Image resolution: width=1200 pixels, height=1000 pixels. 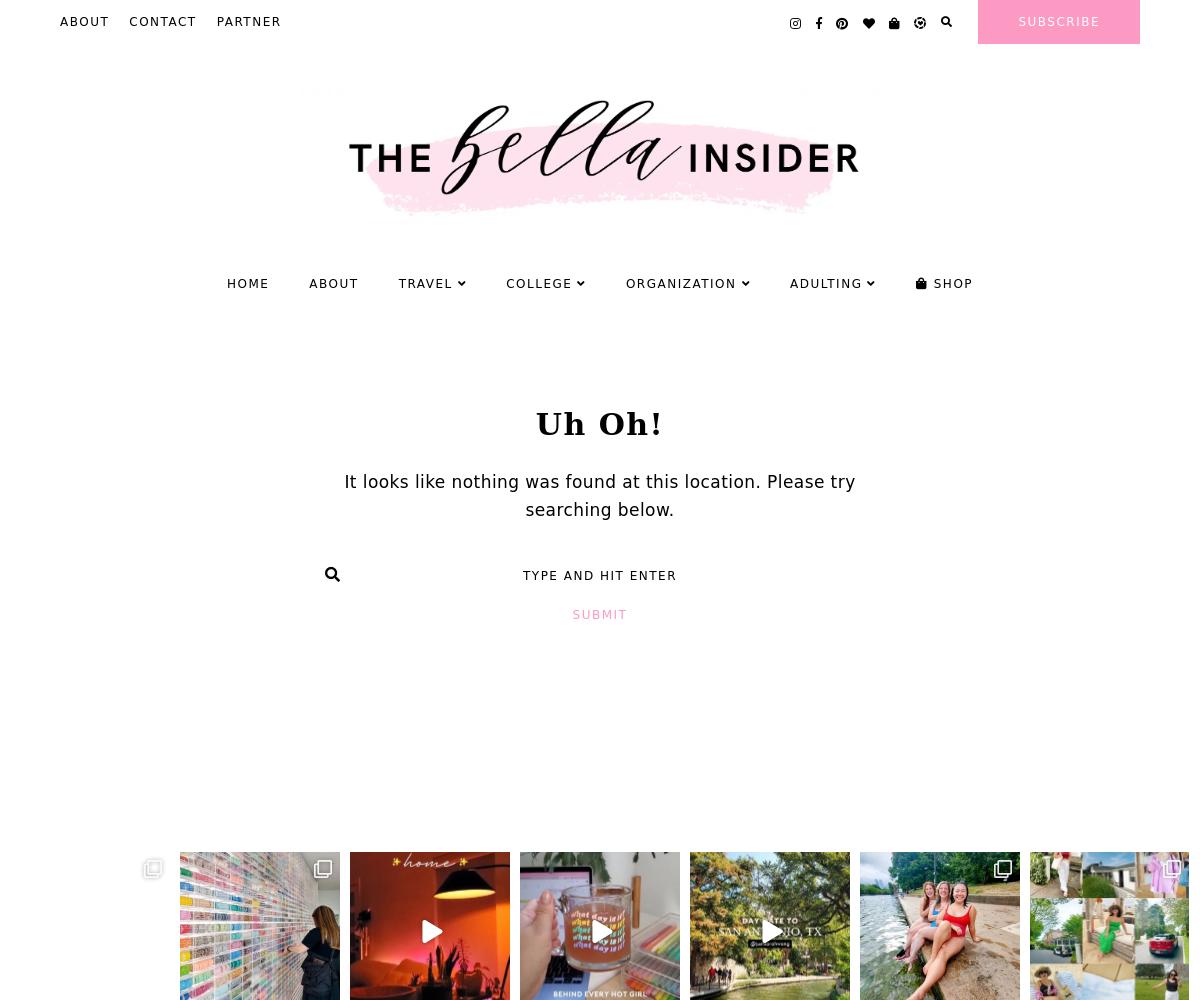 I want to click on 'It looks like nothing was found at this location. Please try searching below.', so click(x=598, y=495).